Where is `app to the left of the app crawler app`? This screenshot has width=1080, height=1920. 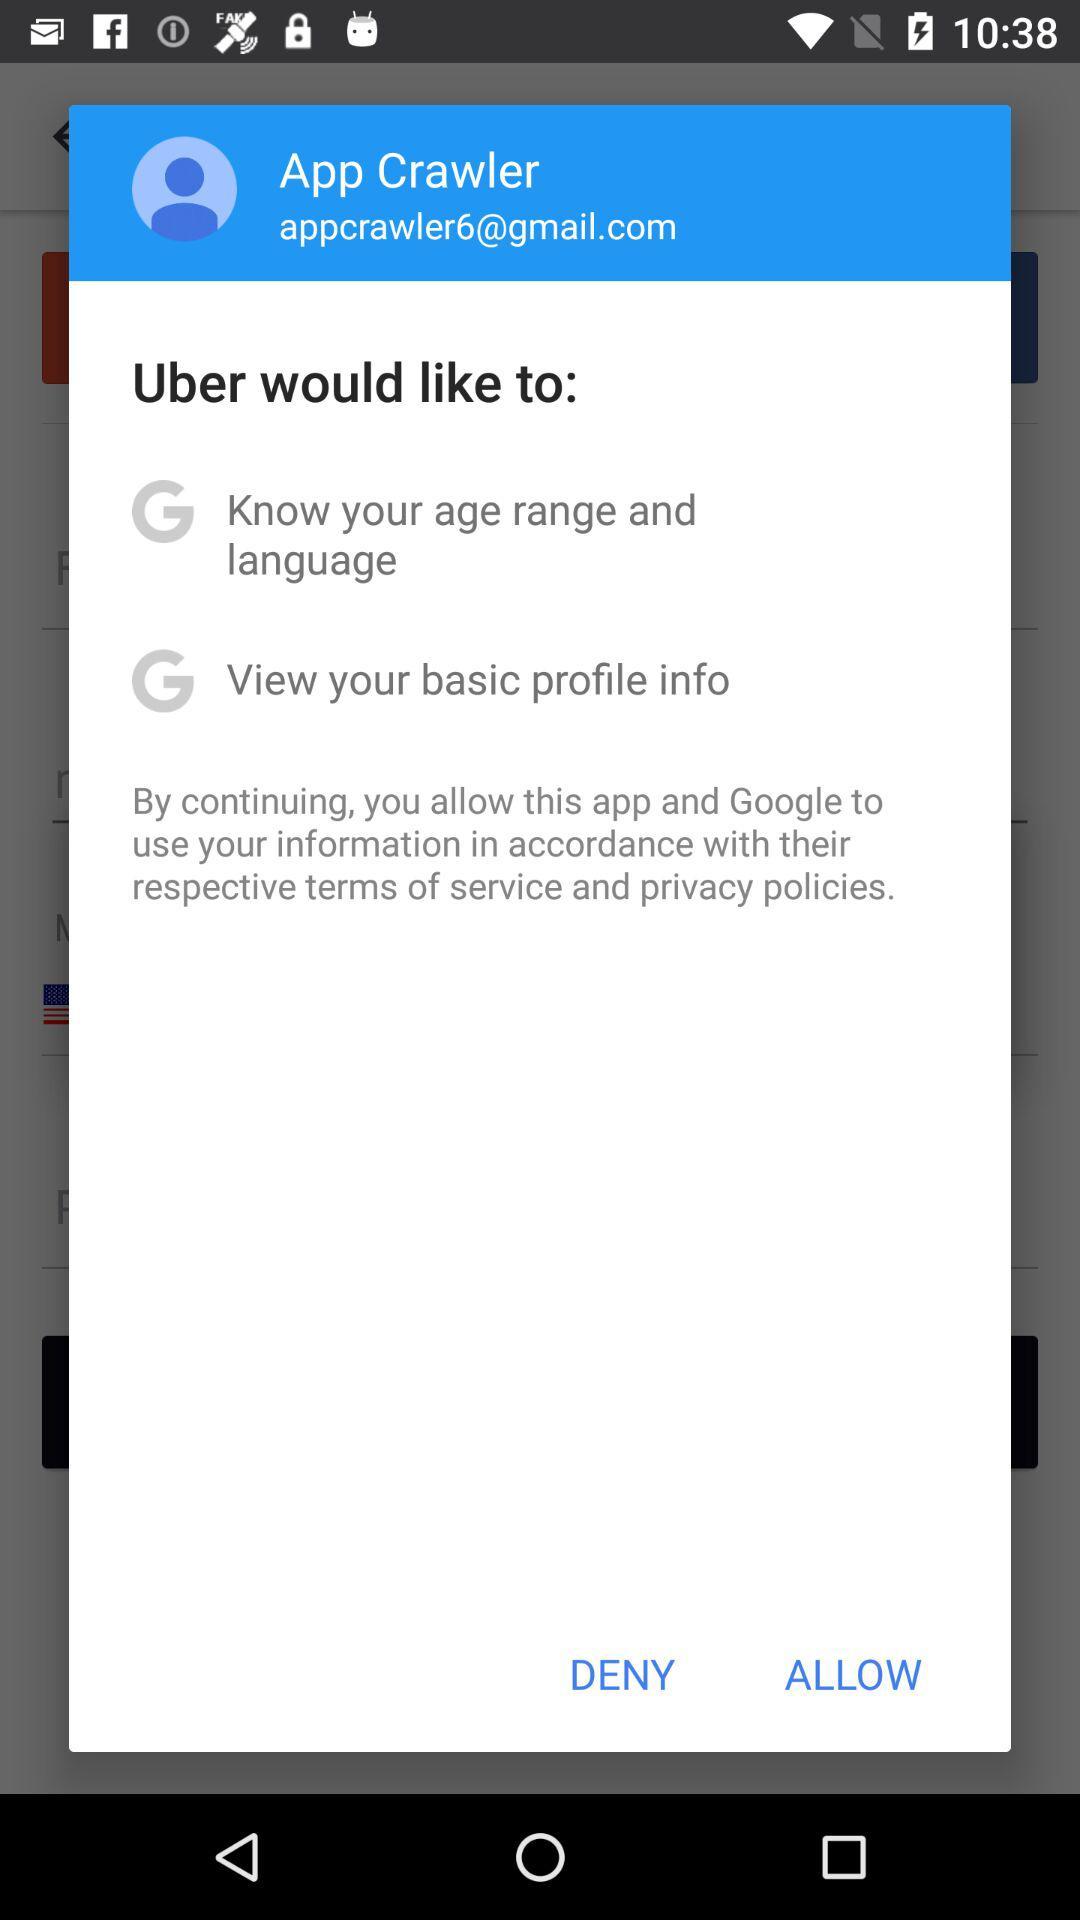 app to the left of the app crawler app is located at coordinates (184, 188).